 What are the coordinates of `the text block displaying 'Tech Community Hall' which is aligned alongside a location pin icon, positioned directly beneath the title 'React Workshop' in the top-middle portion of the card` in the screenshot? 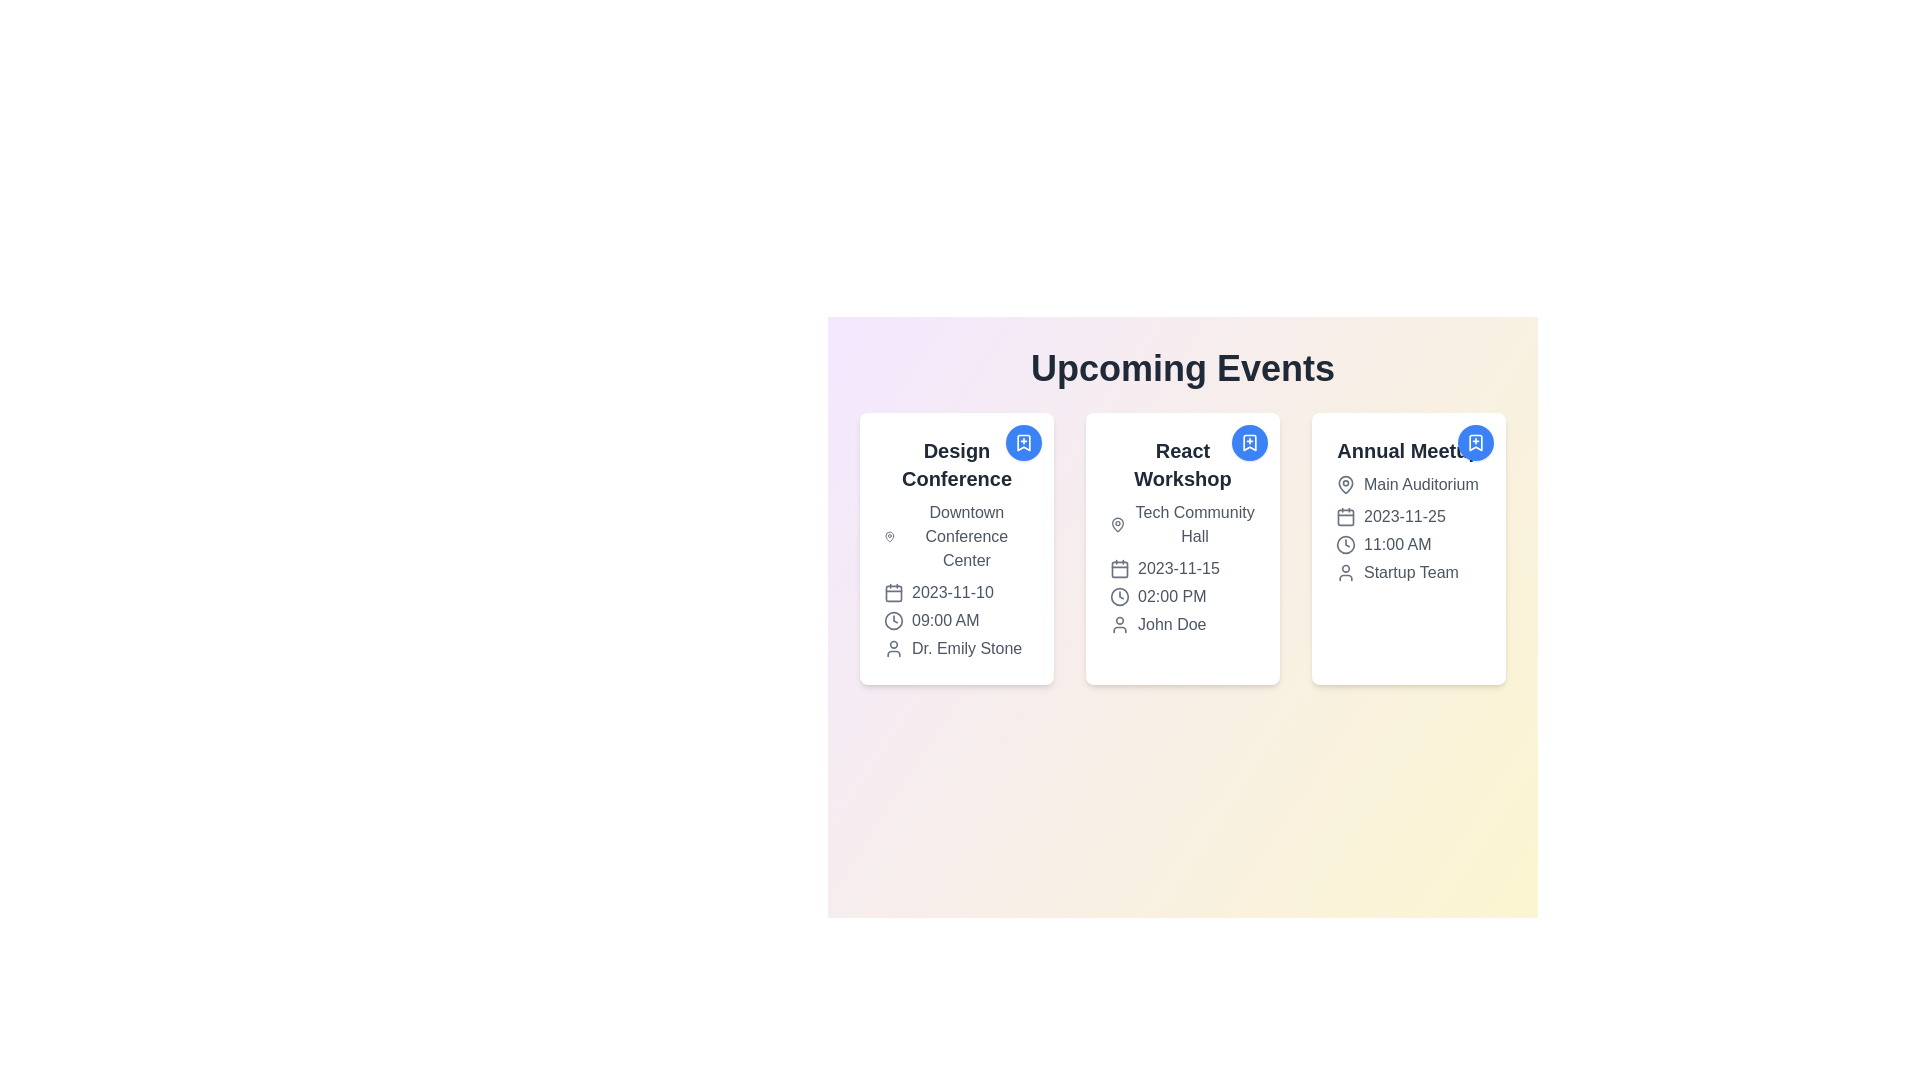 It's located at (1182, 523).